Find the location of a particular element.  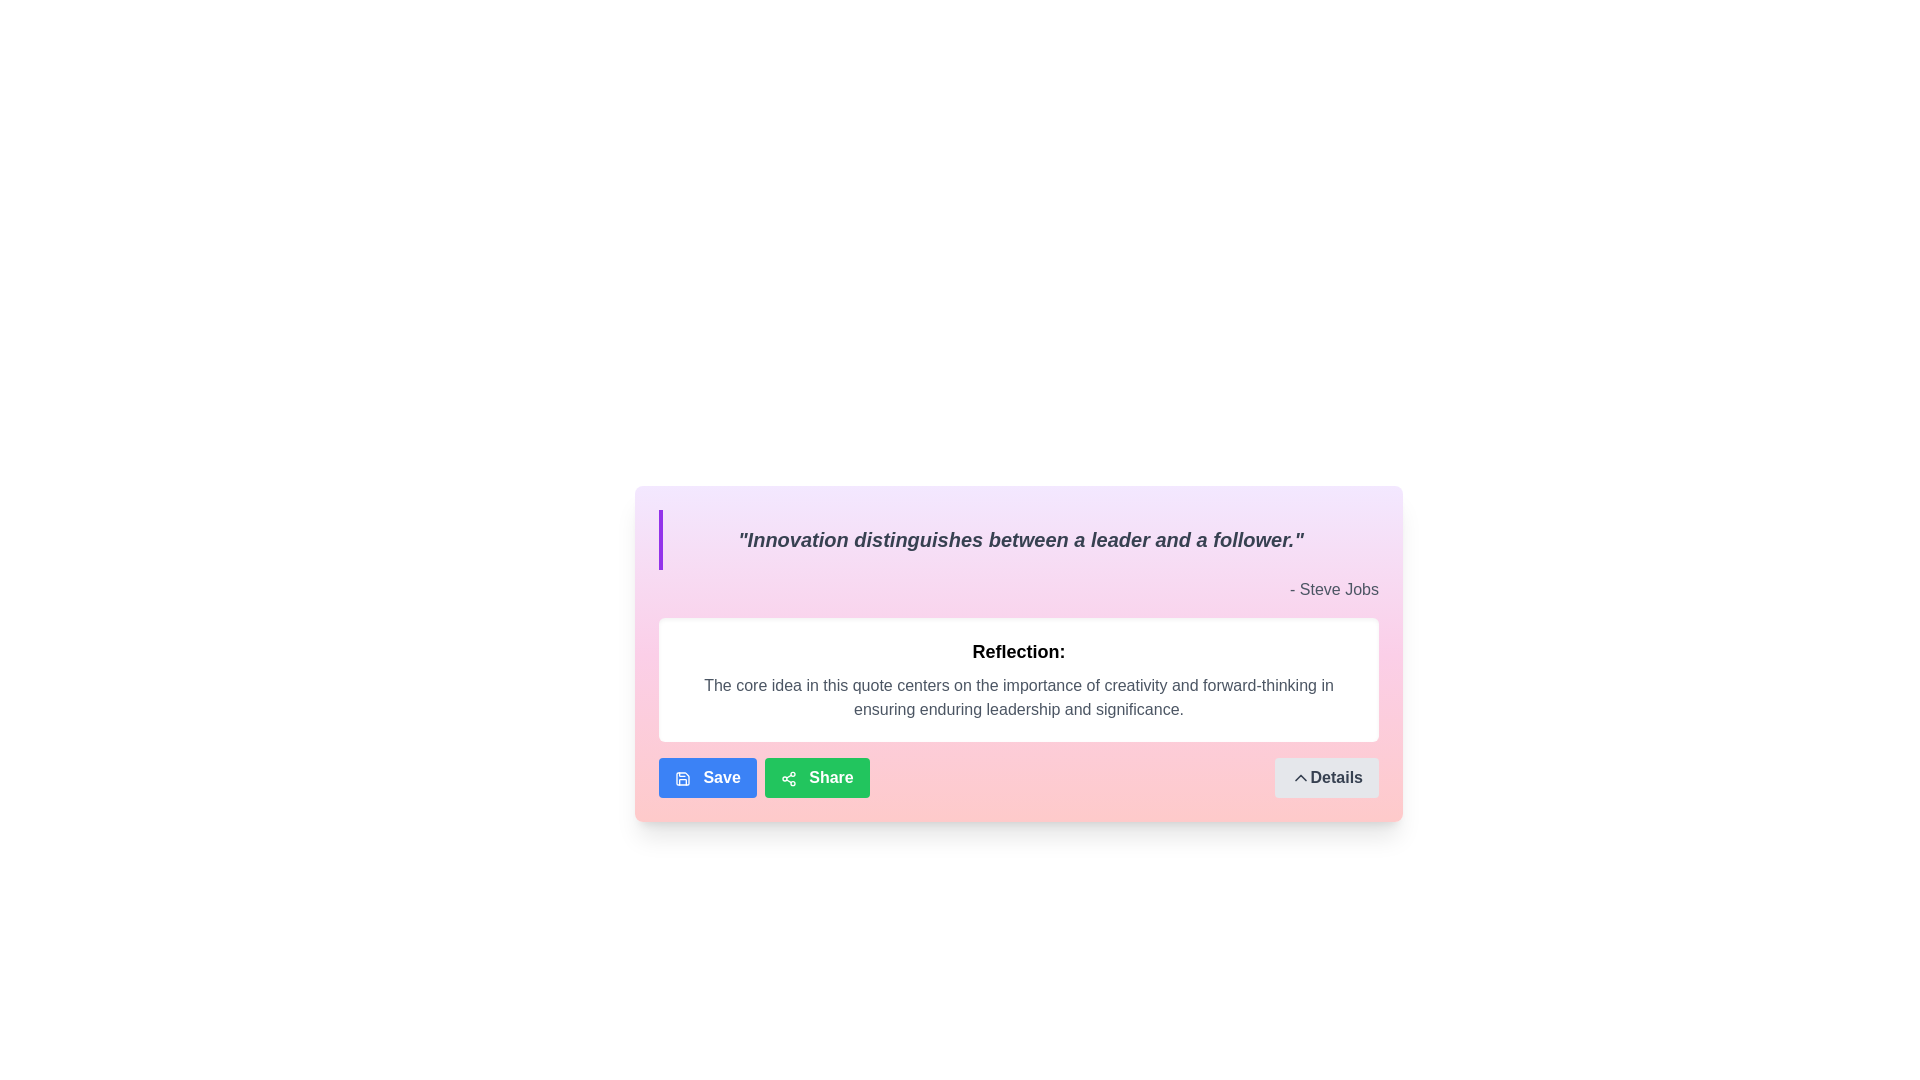

the third button in the horizontal button group at the lower right of the card interface is located at coordinates (1326, 777).